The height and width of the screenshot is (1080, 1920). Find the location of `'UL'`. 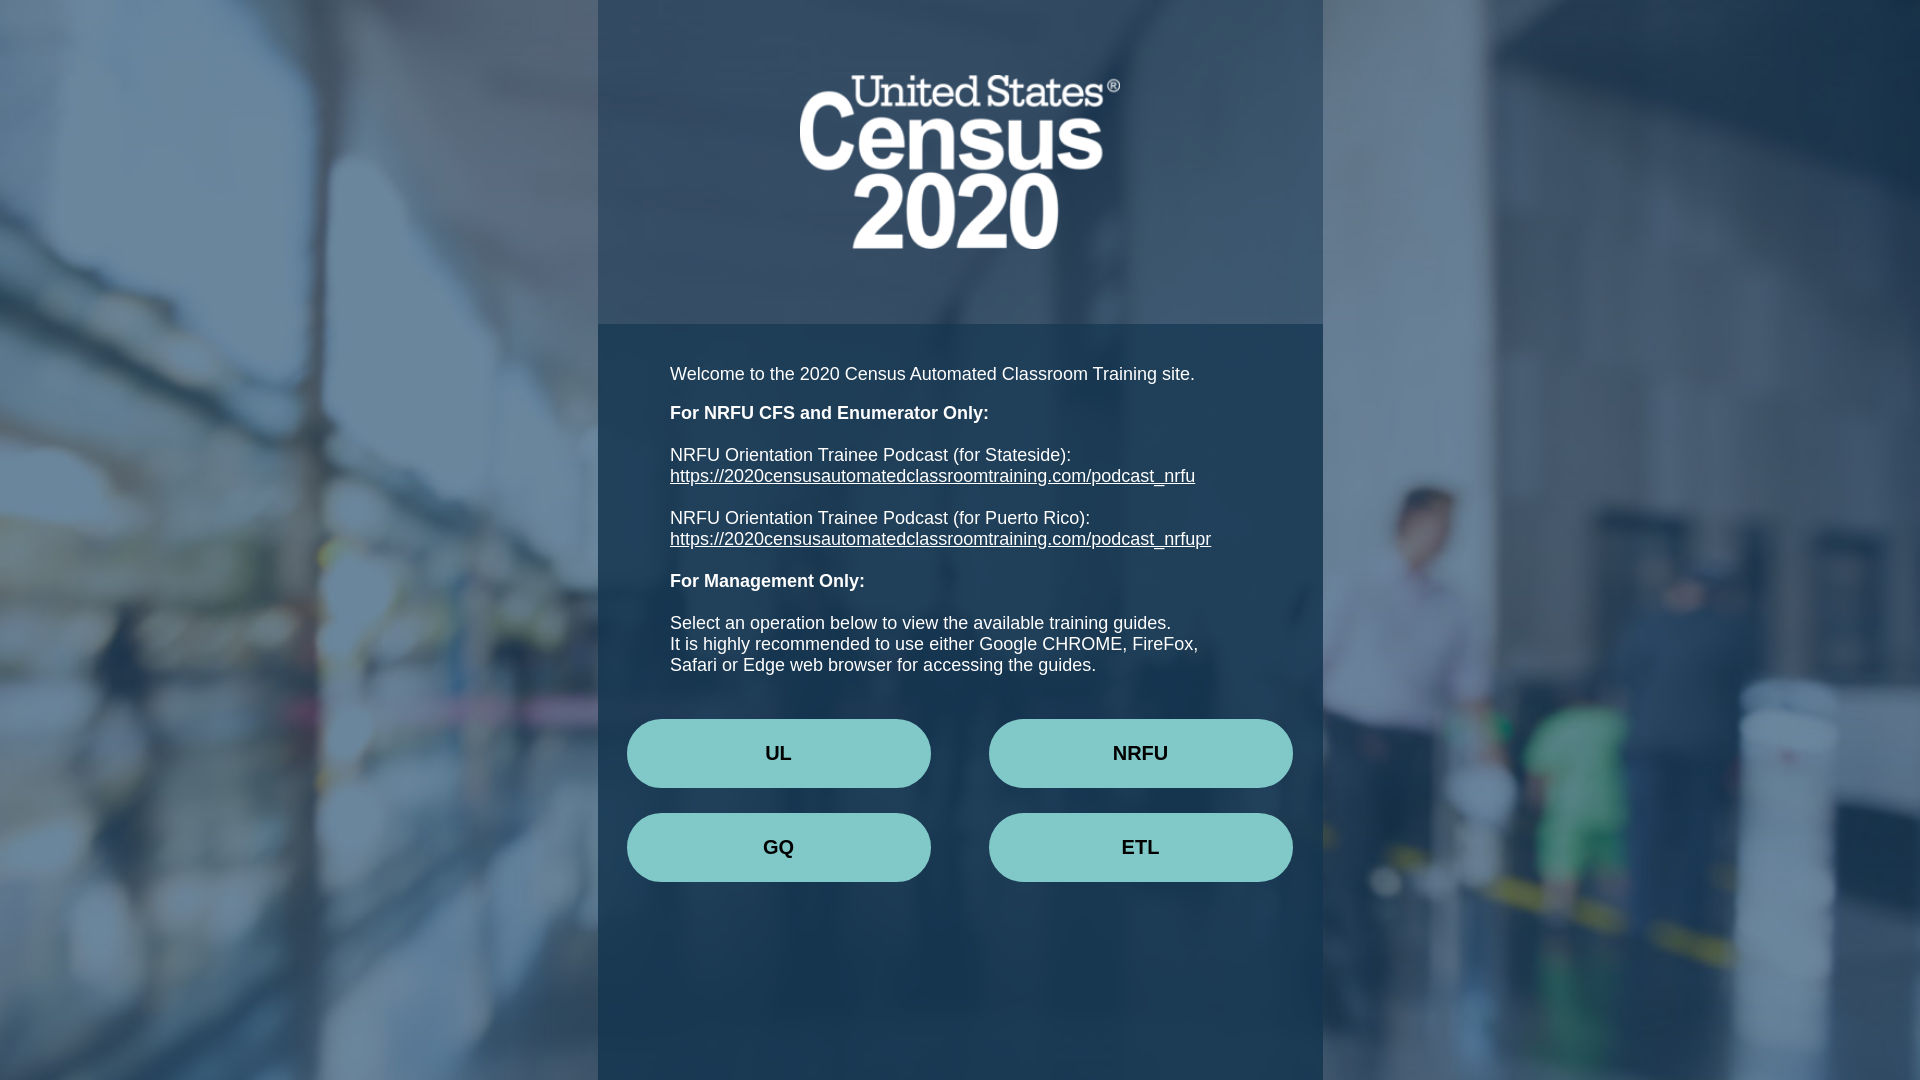

'UL' is located at coordinates (776, 753).